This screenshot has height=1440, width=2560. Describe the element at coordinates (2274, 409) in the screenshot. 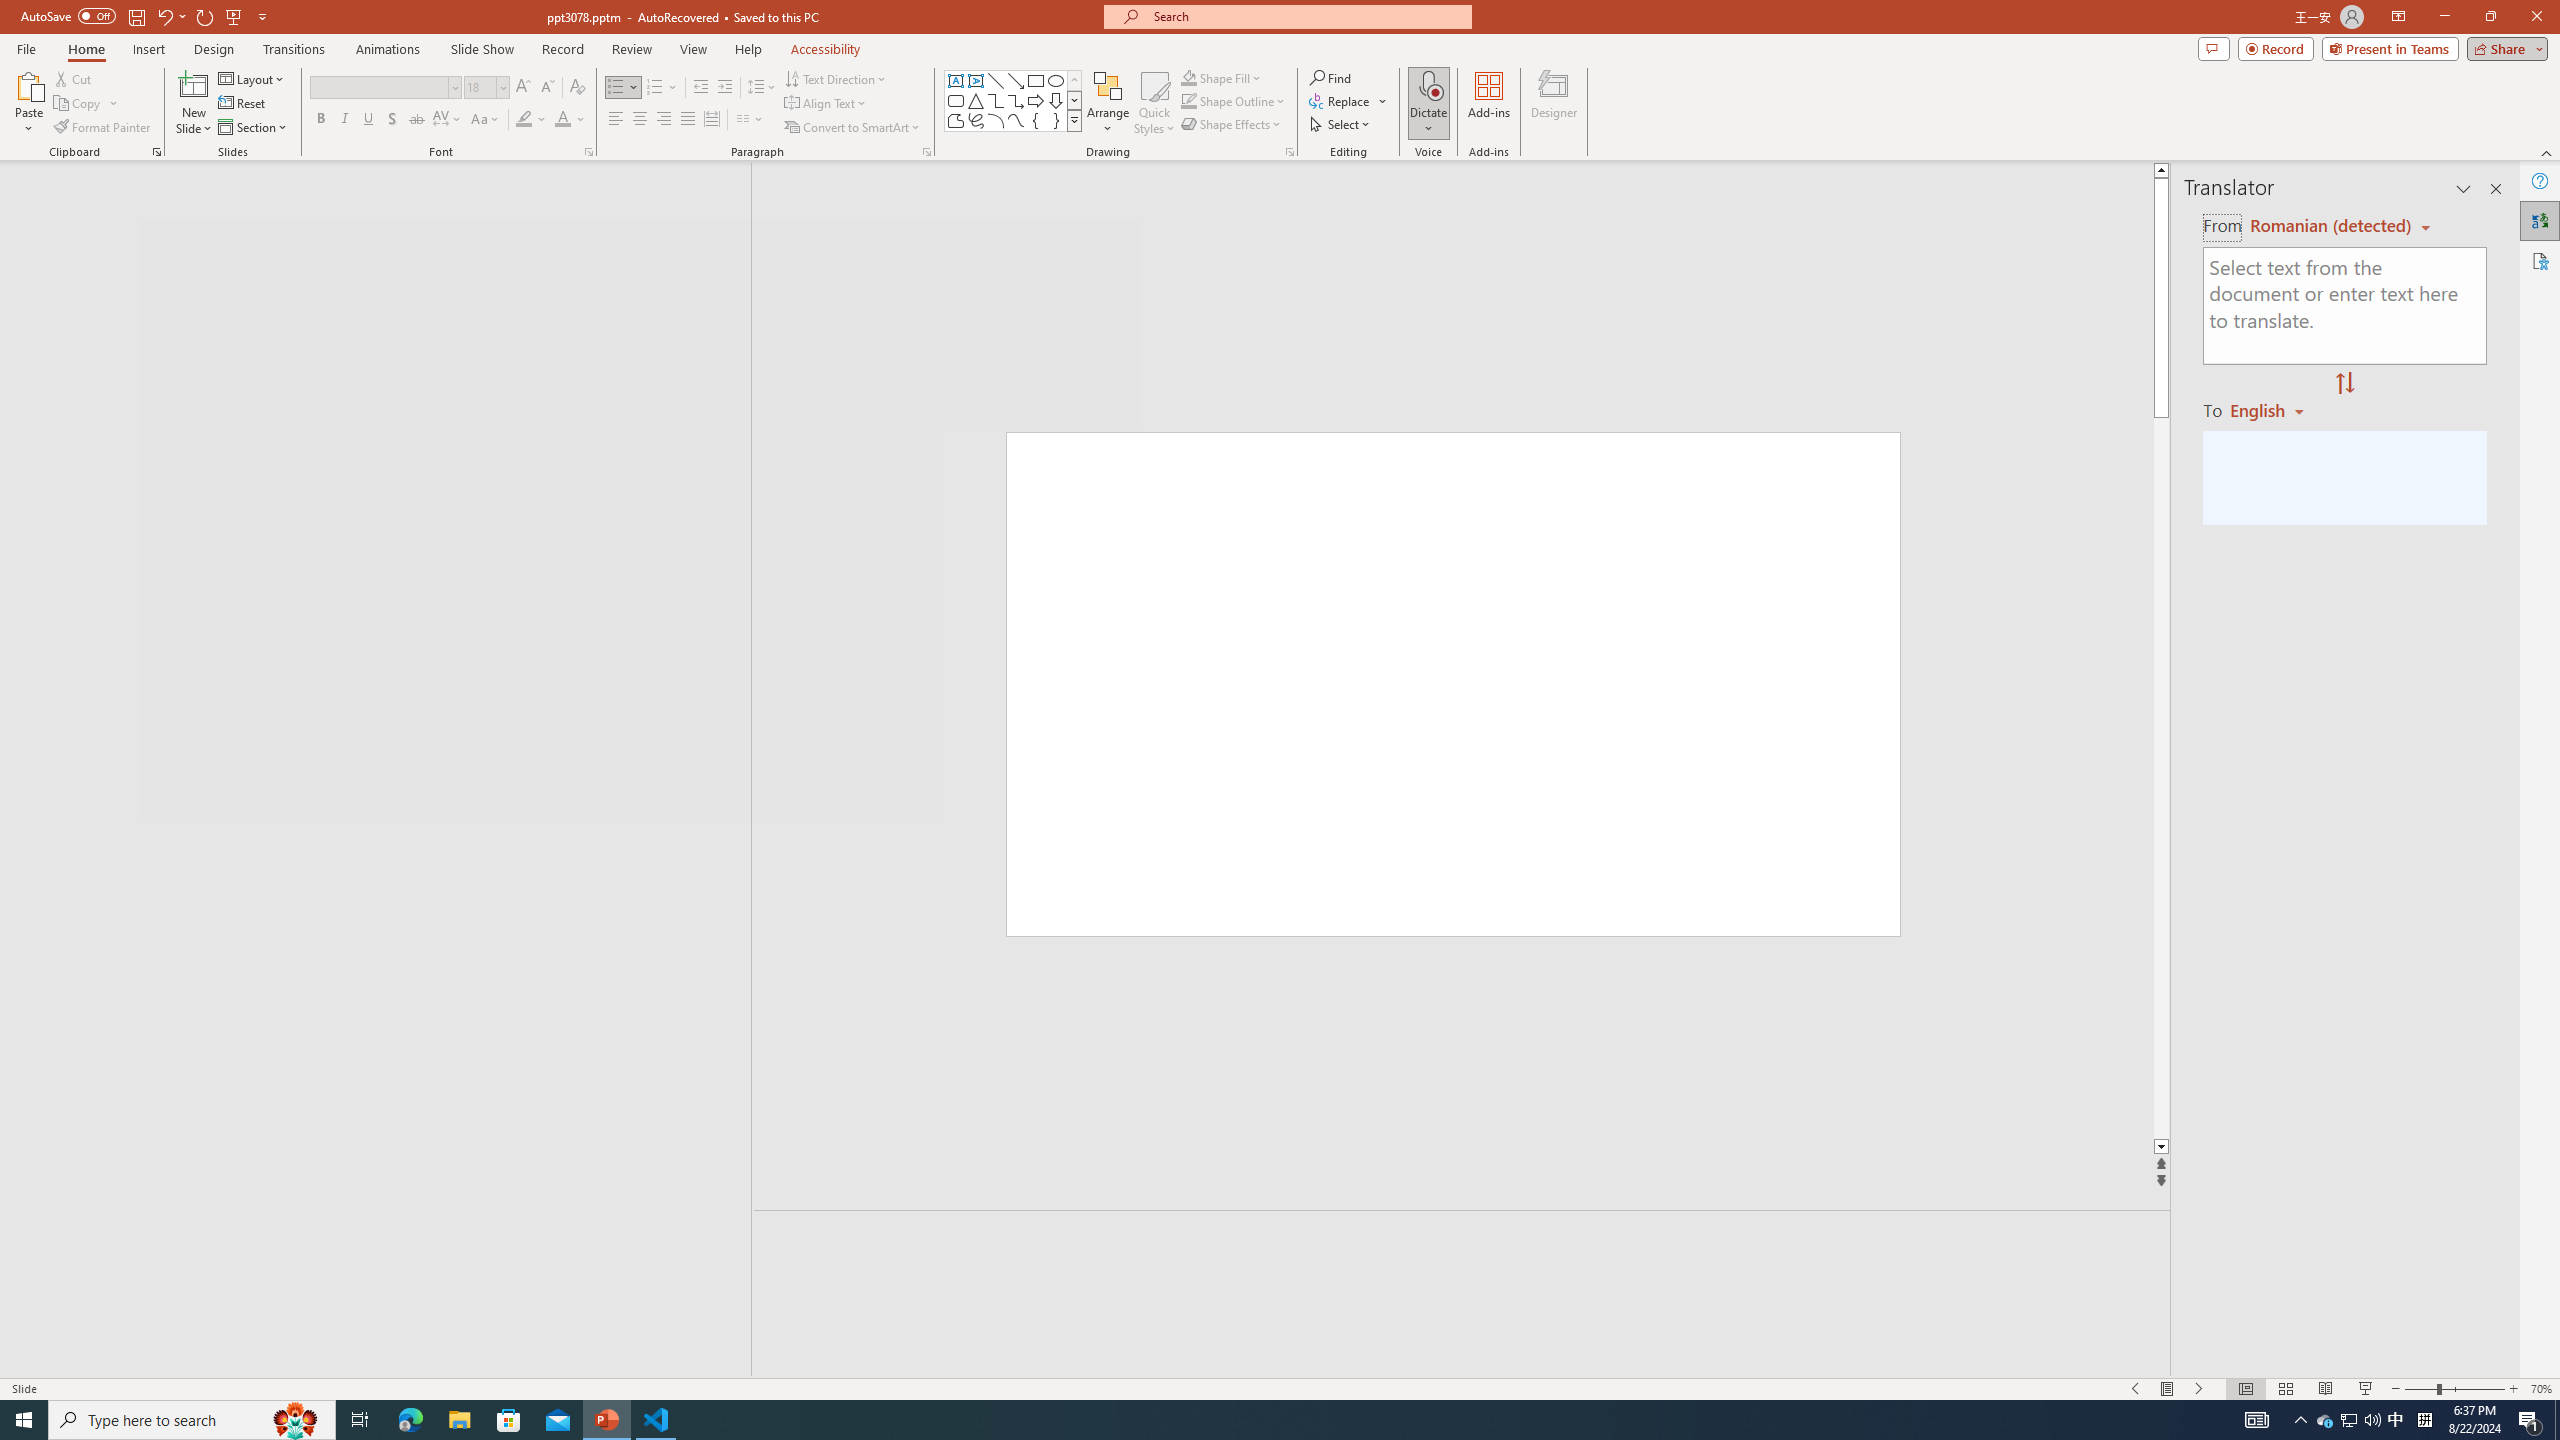

I see `'Romanian'` at that location.